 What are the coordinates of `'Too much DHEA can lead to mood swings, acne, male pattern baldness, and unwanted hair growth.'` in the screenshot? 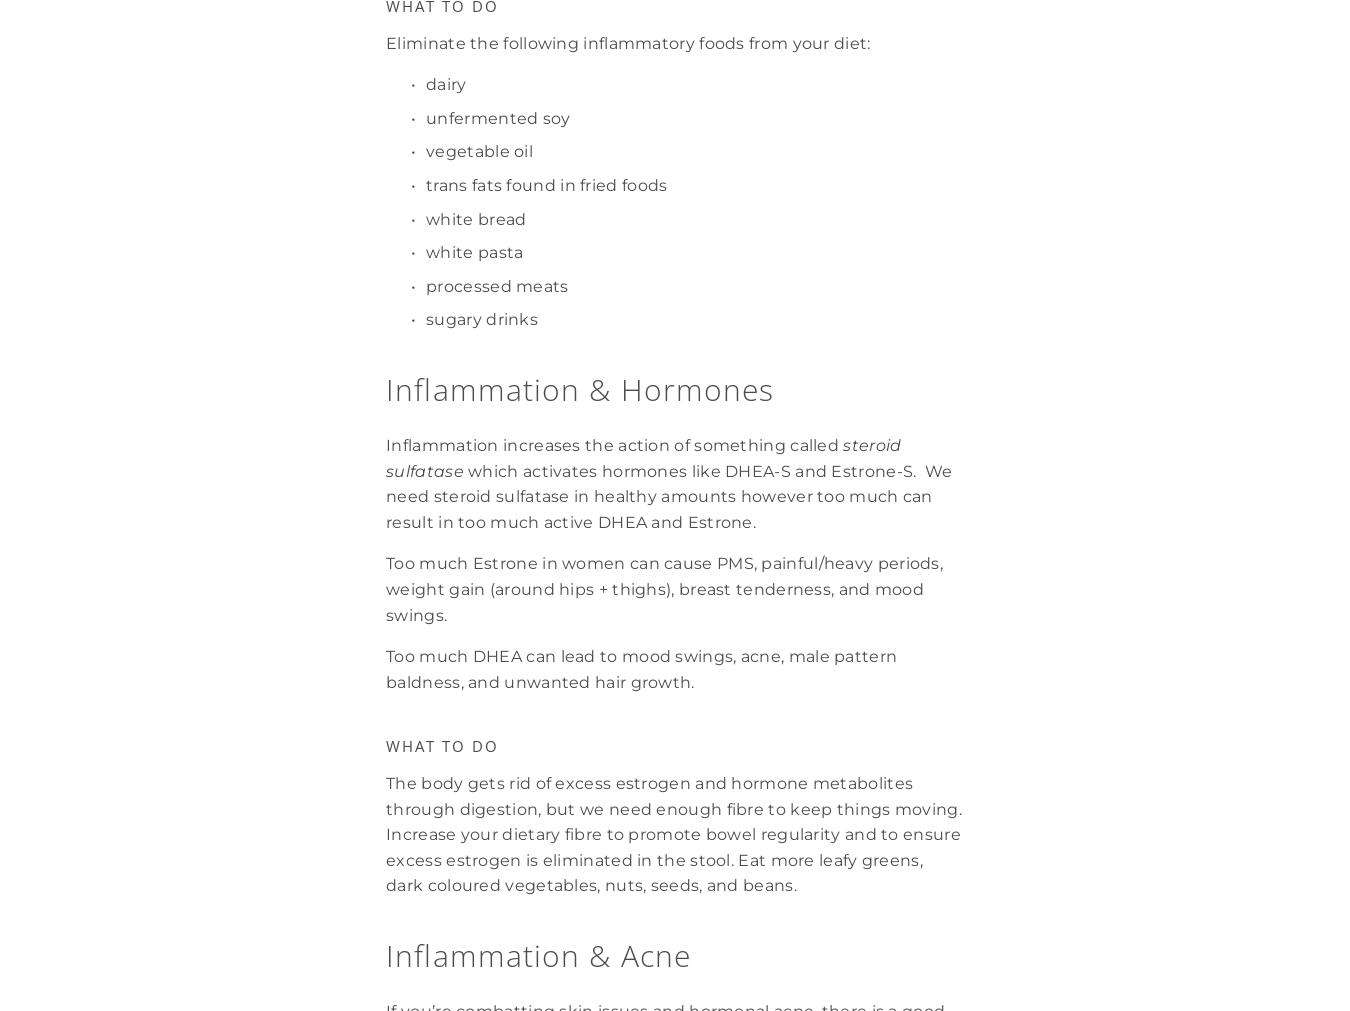 It's located at (643, 668).